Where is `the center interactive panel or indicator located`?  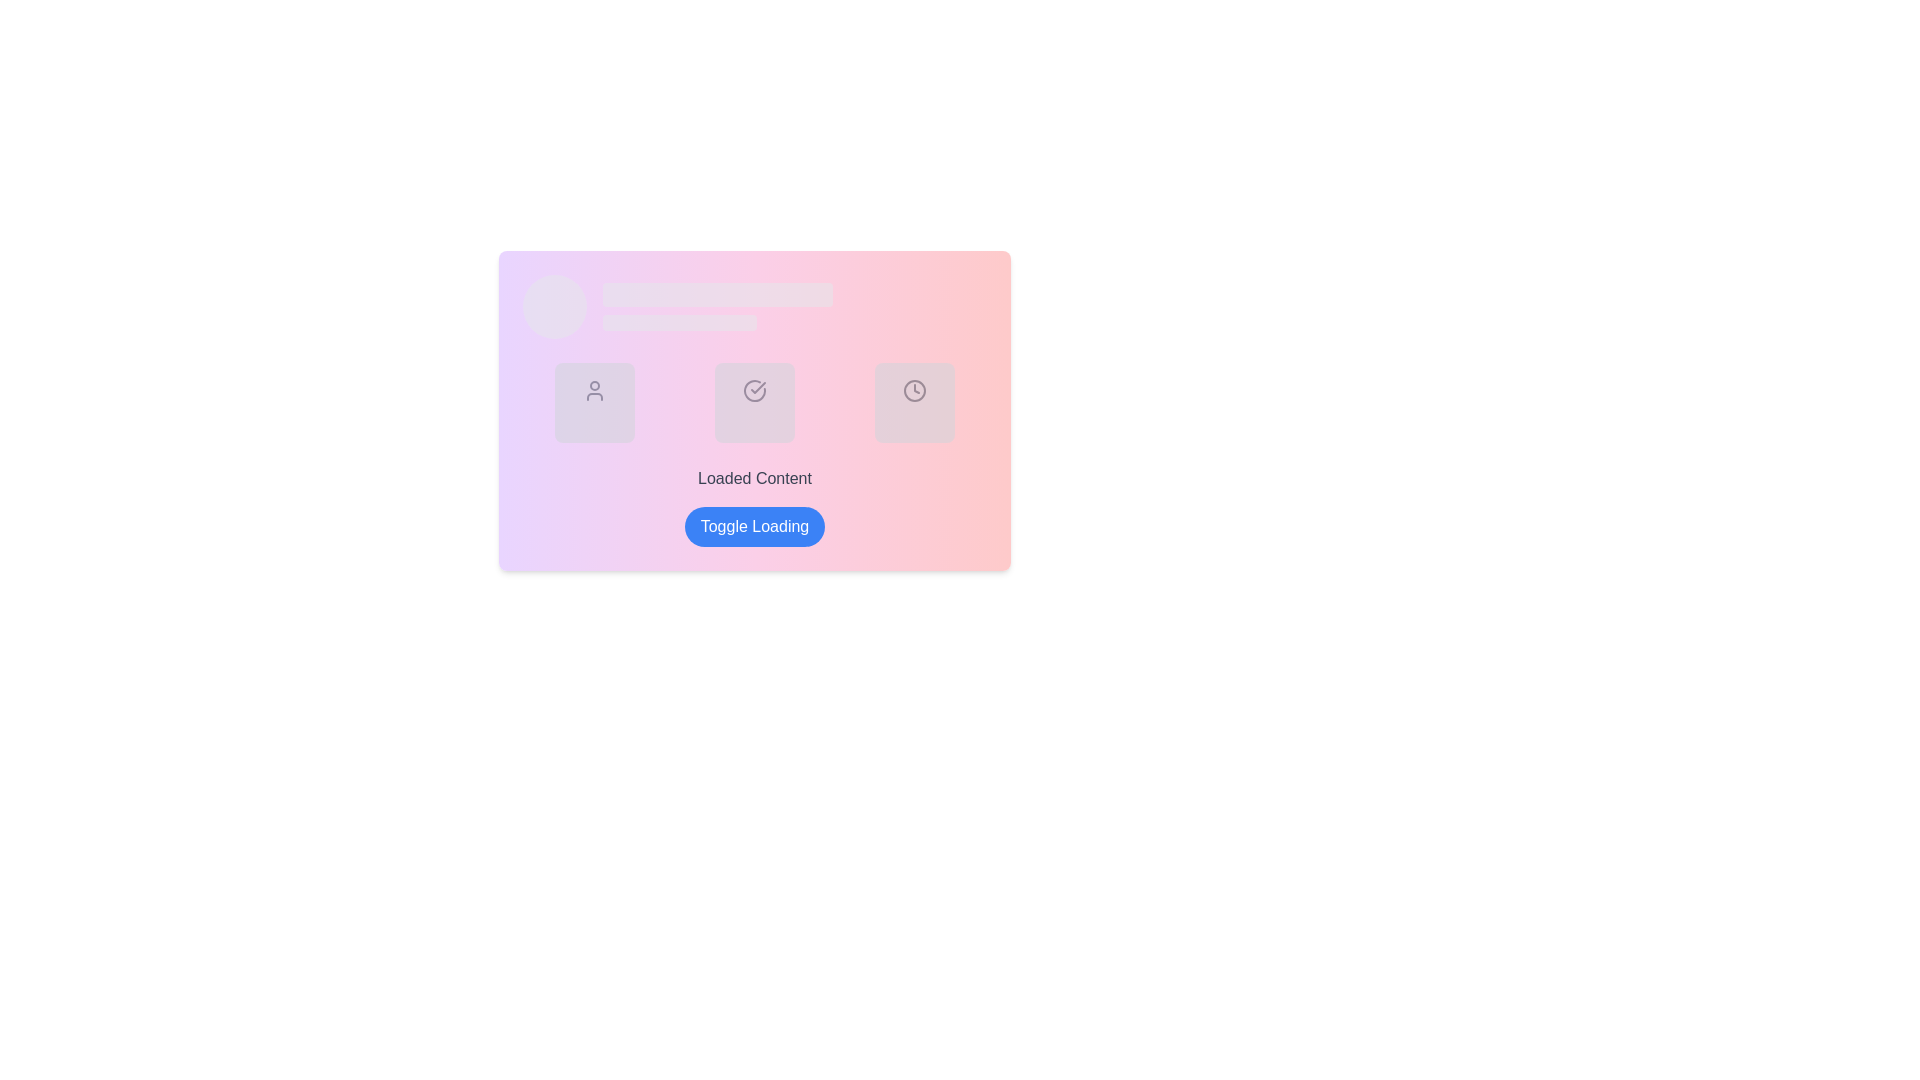 the center interactive panel or indicator located is located at coordinates (753, 402).